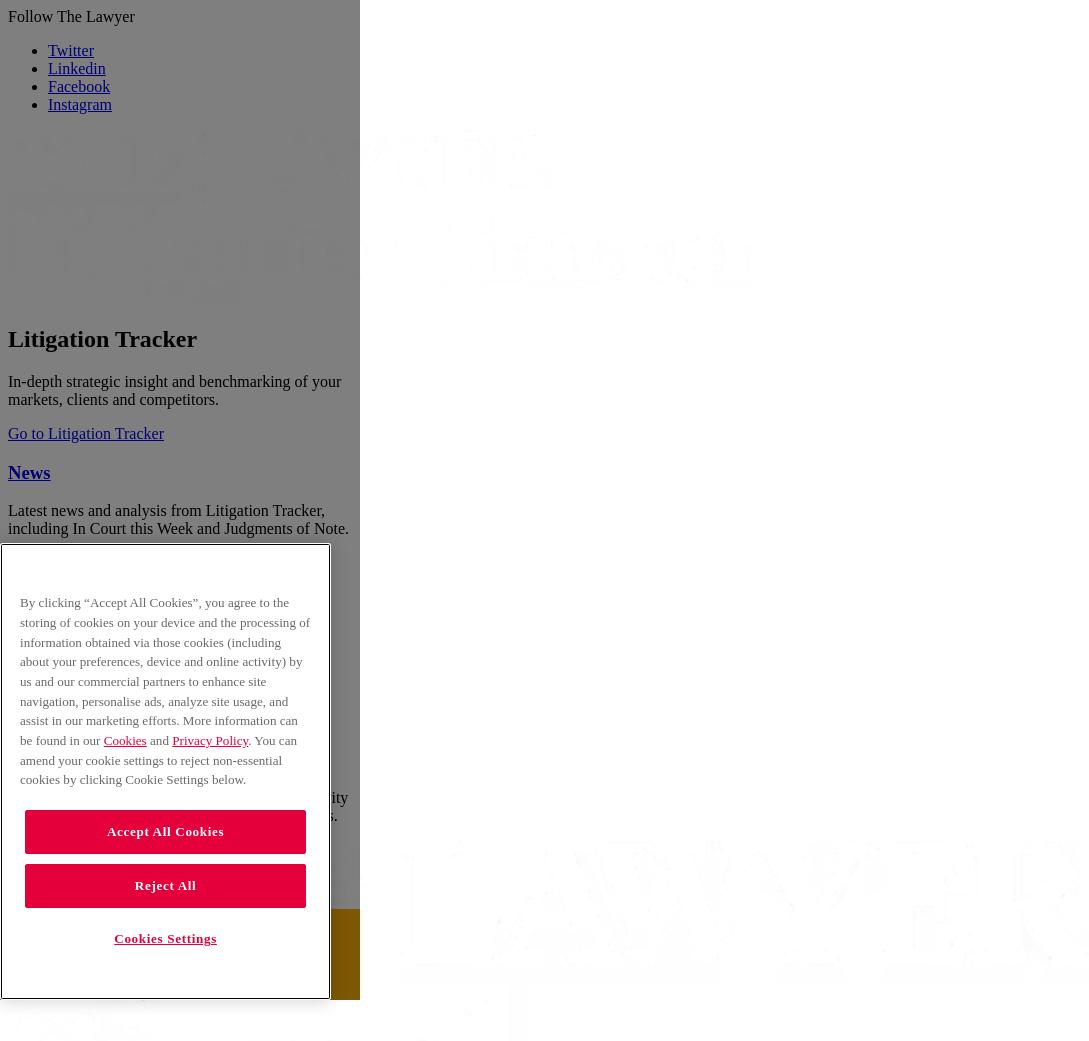 The width and height of the screenshot is (1089, 1041). What do you see at coordinates (76, 67) in the screenshot?
I see `'Linkedin'` at bounding box center [76, 67].